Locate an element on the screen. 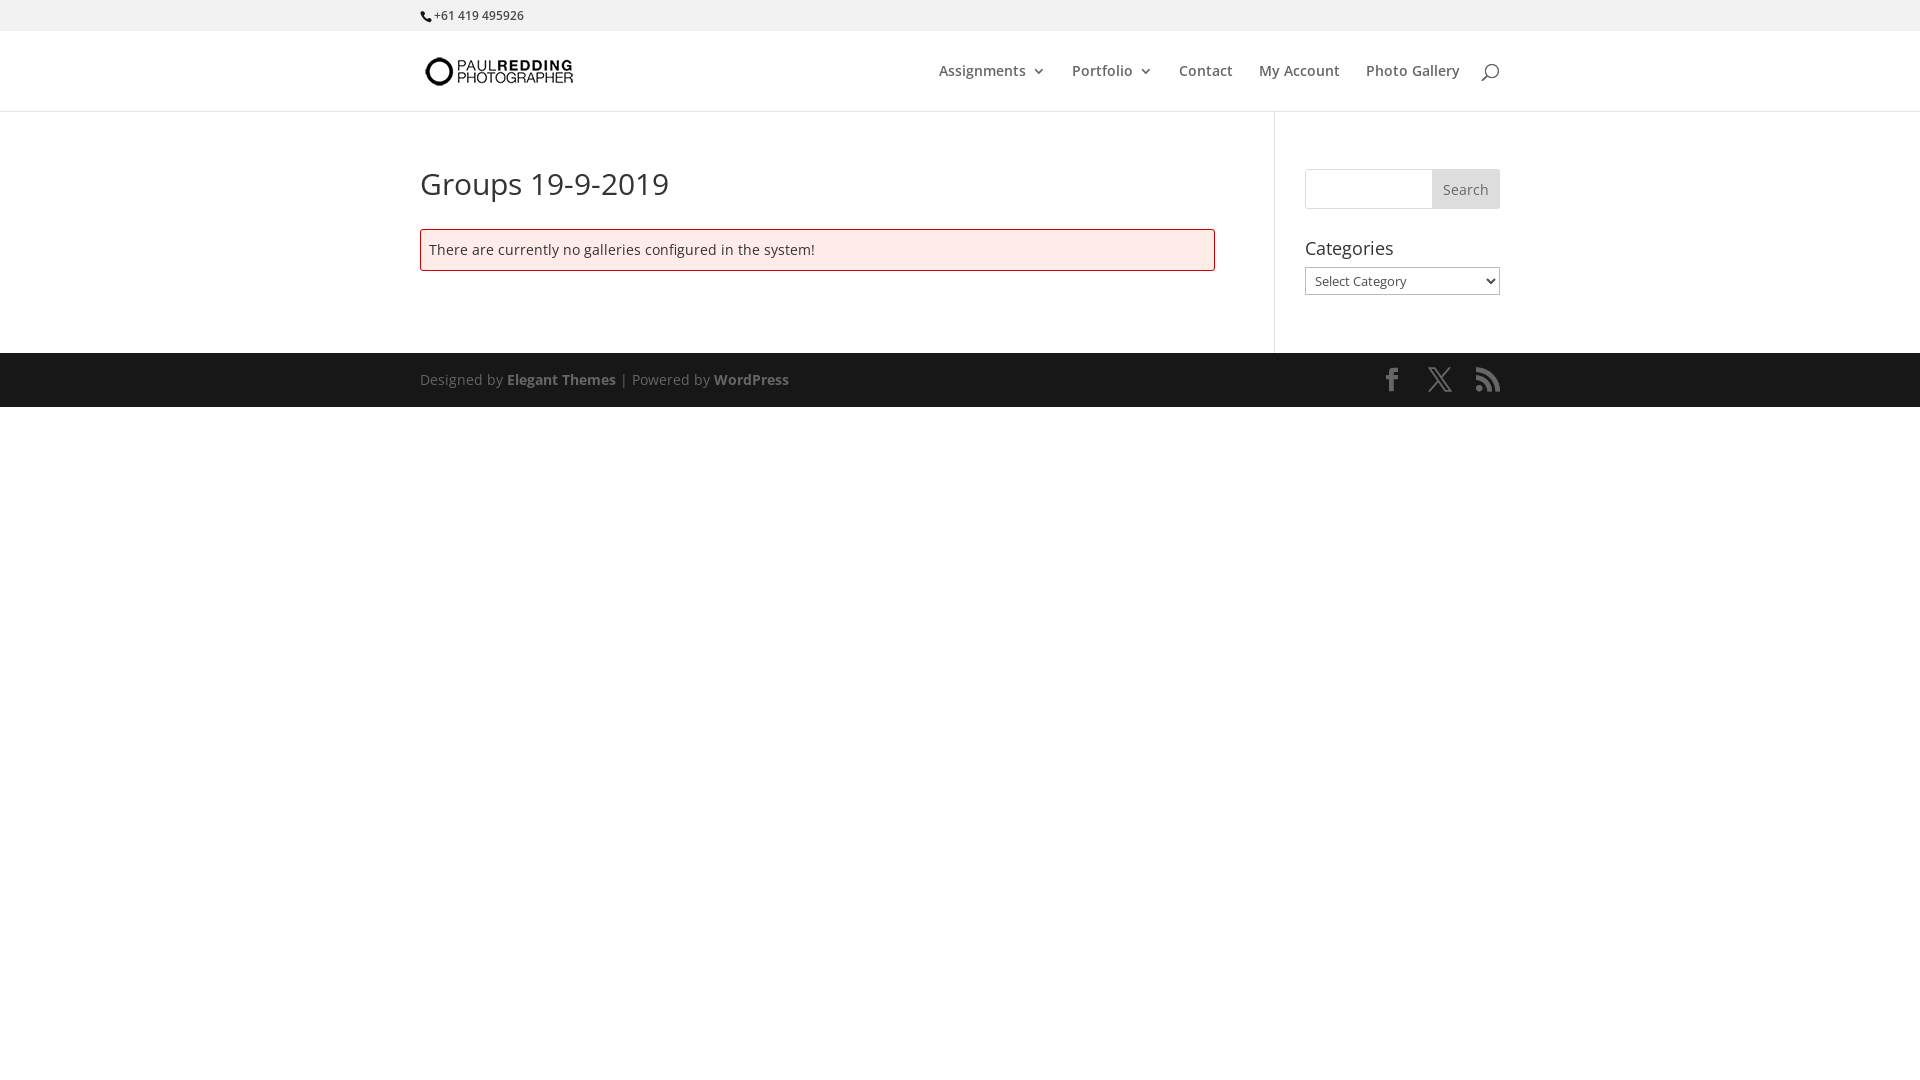 This screenshot has height=1080, width=1920. 'My Account' is located at coordinates (1299, 86).